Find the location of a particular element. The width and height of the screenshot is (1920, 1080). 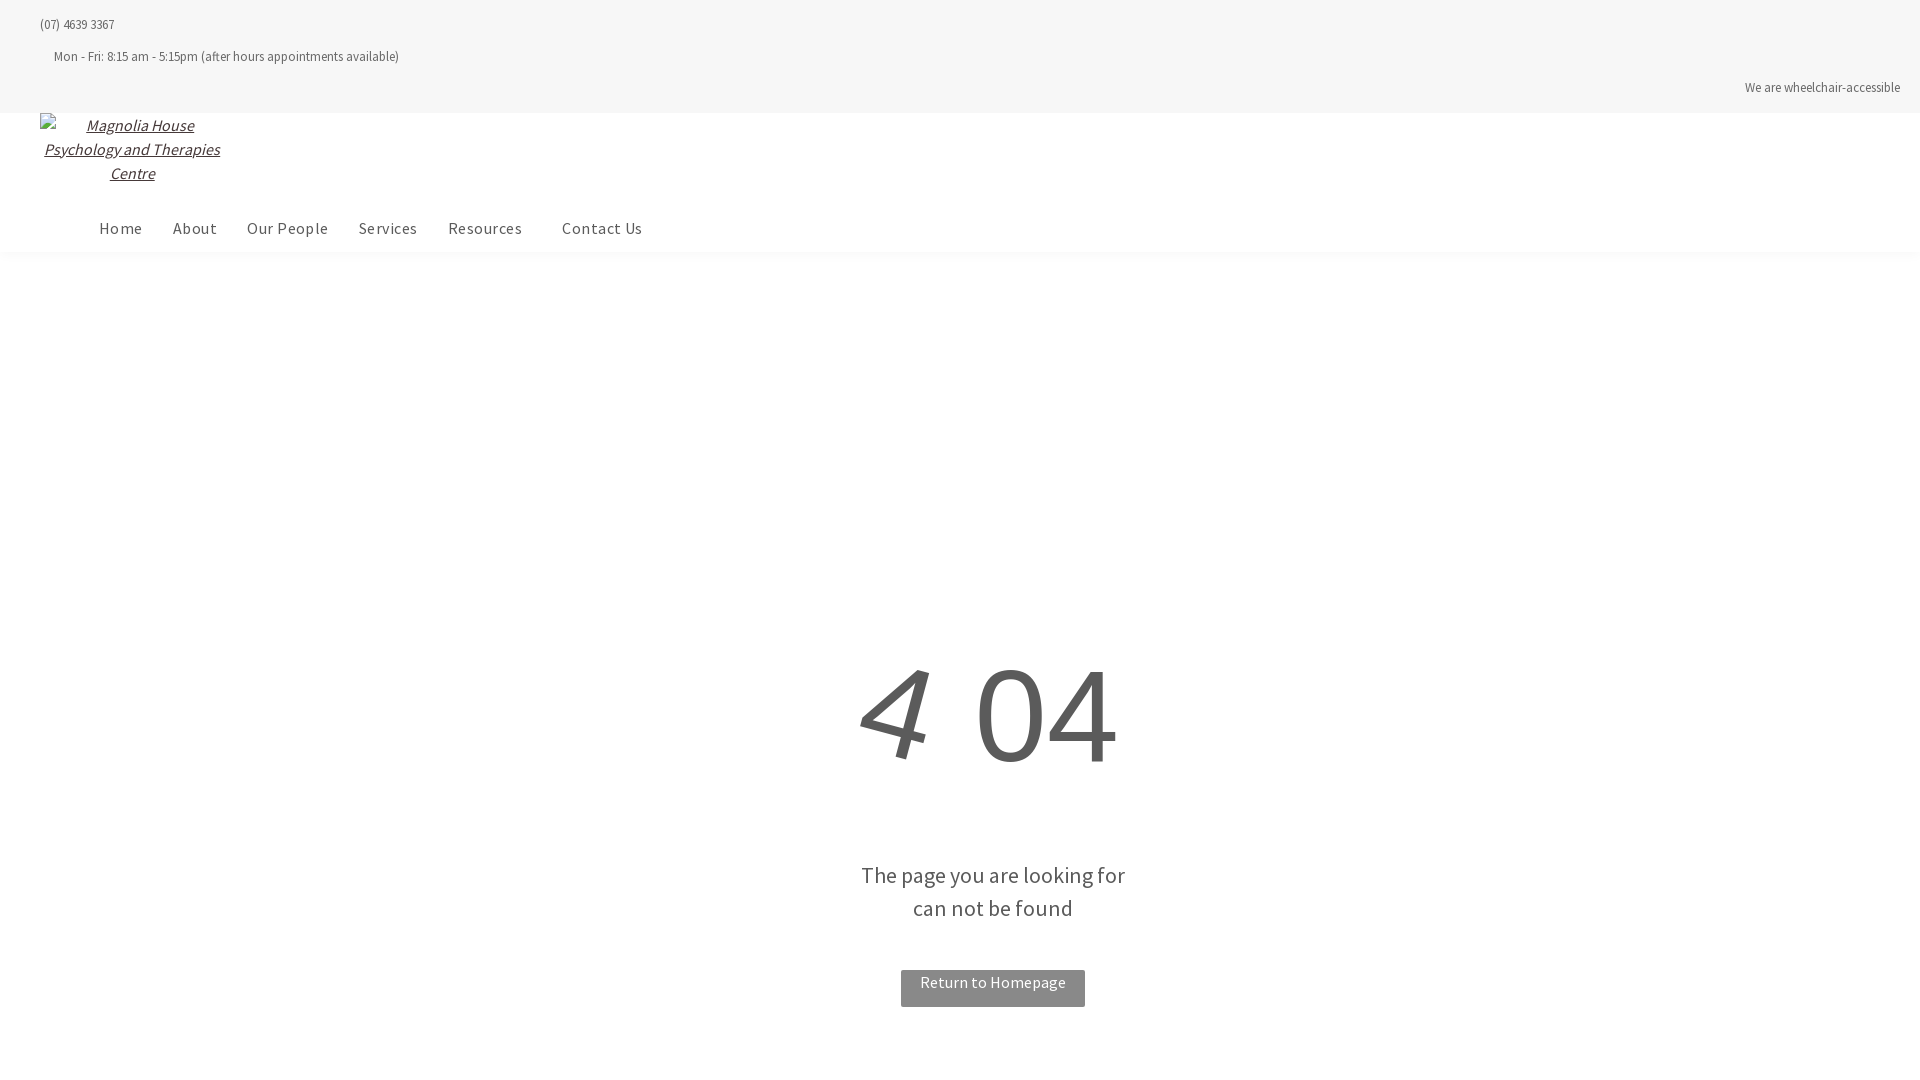

'Services' is located at coordinates (388, 226).